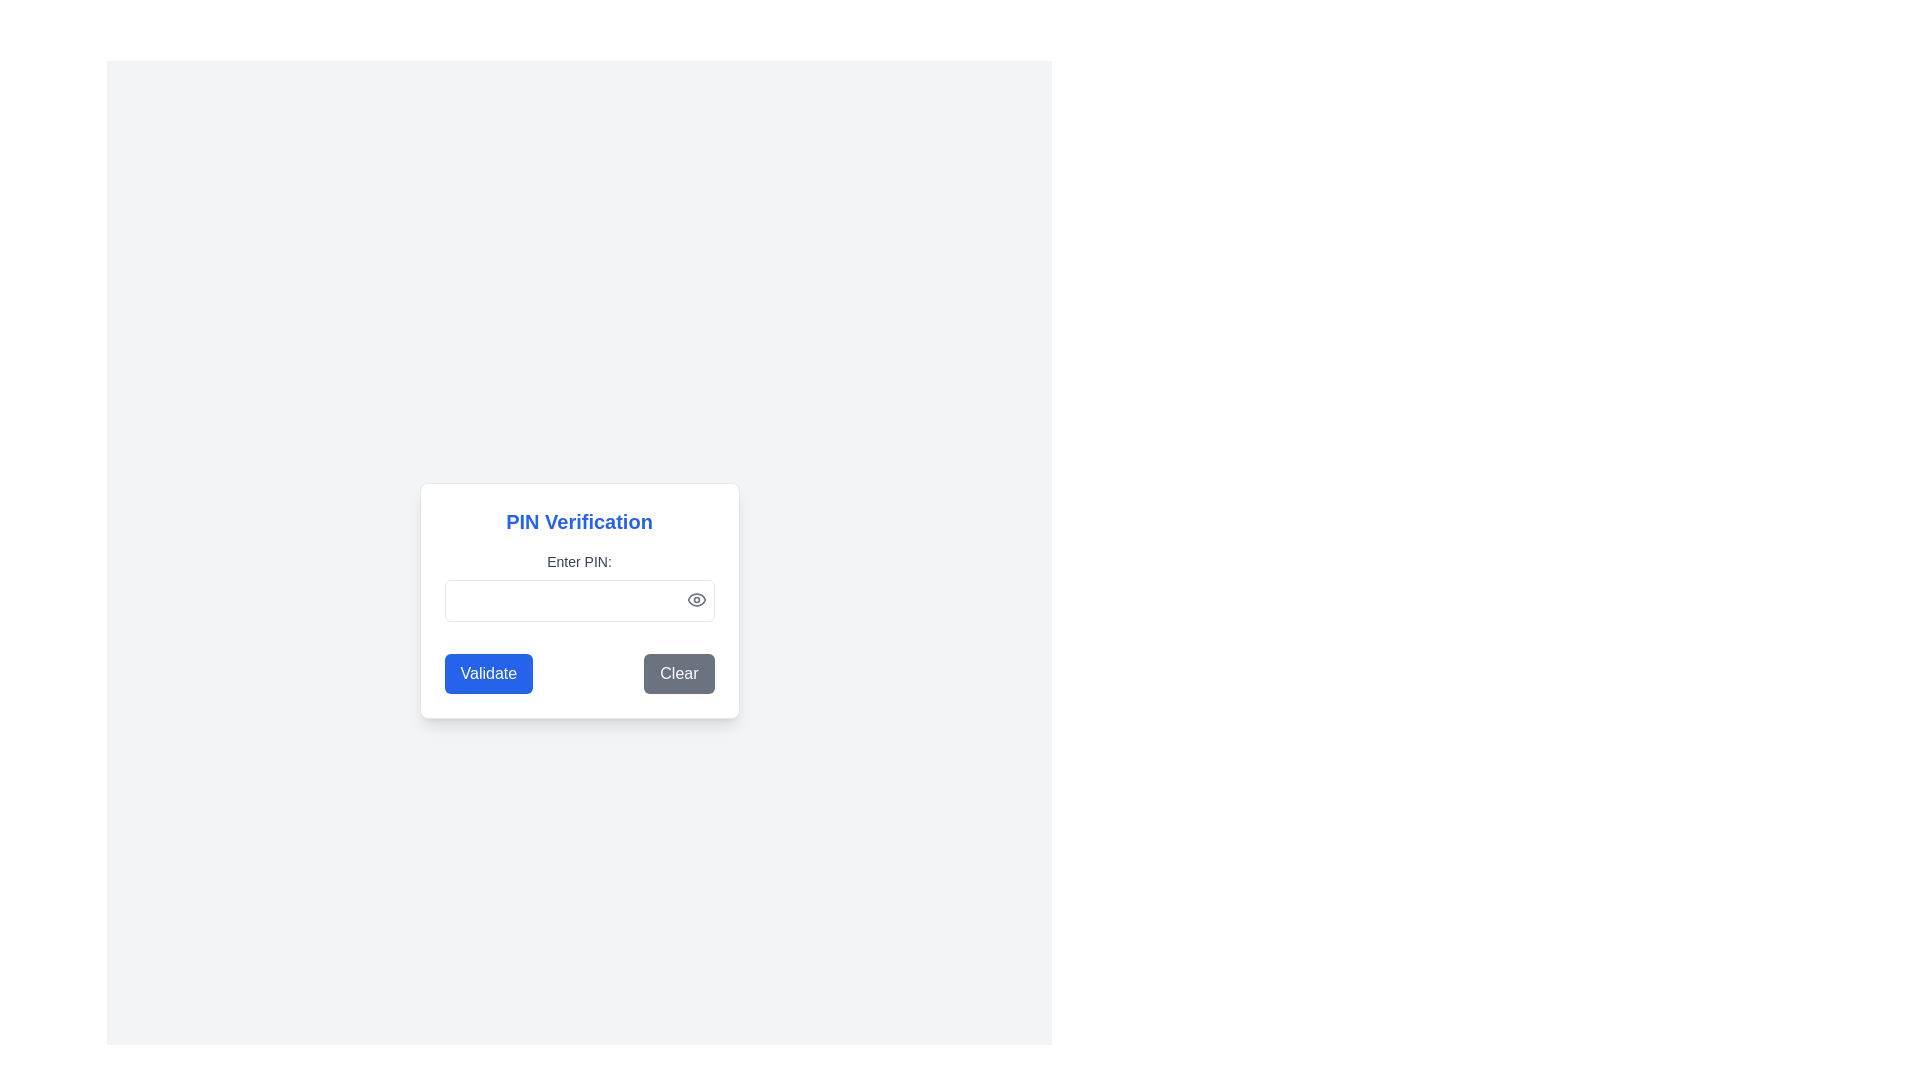 The height and width of the screenshot is (1080, 1920). Describe the element at coordinates (488, 674) in the screenshot. I see `the bright blue 'Validate' button with white text located in the bottom-left corner of the white card interface` at that location.